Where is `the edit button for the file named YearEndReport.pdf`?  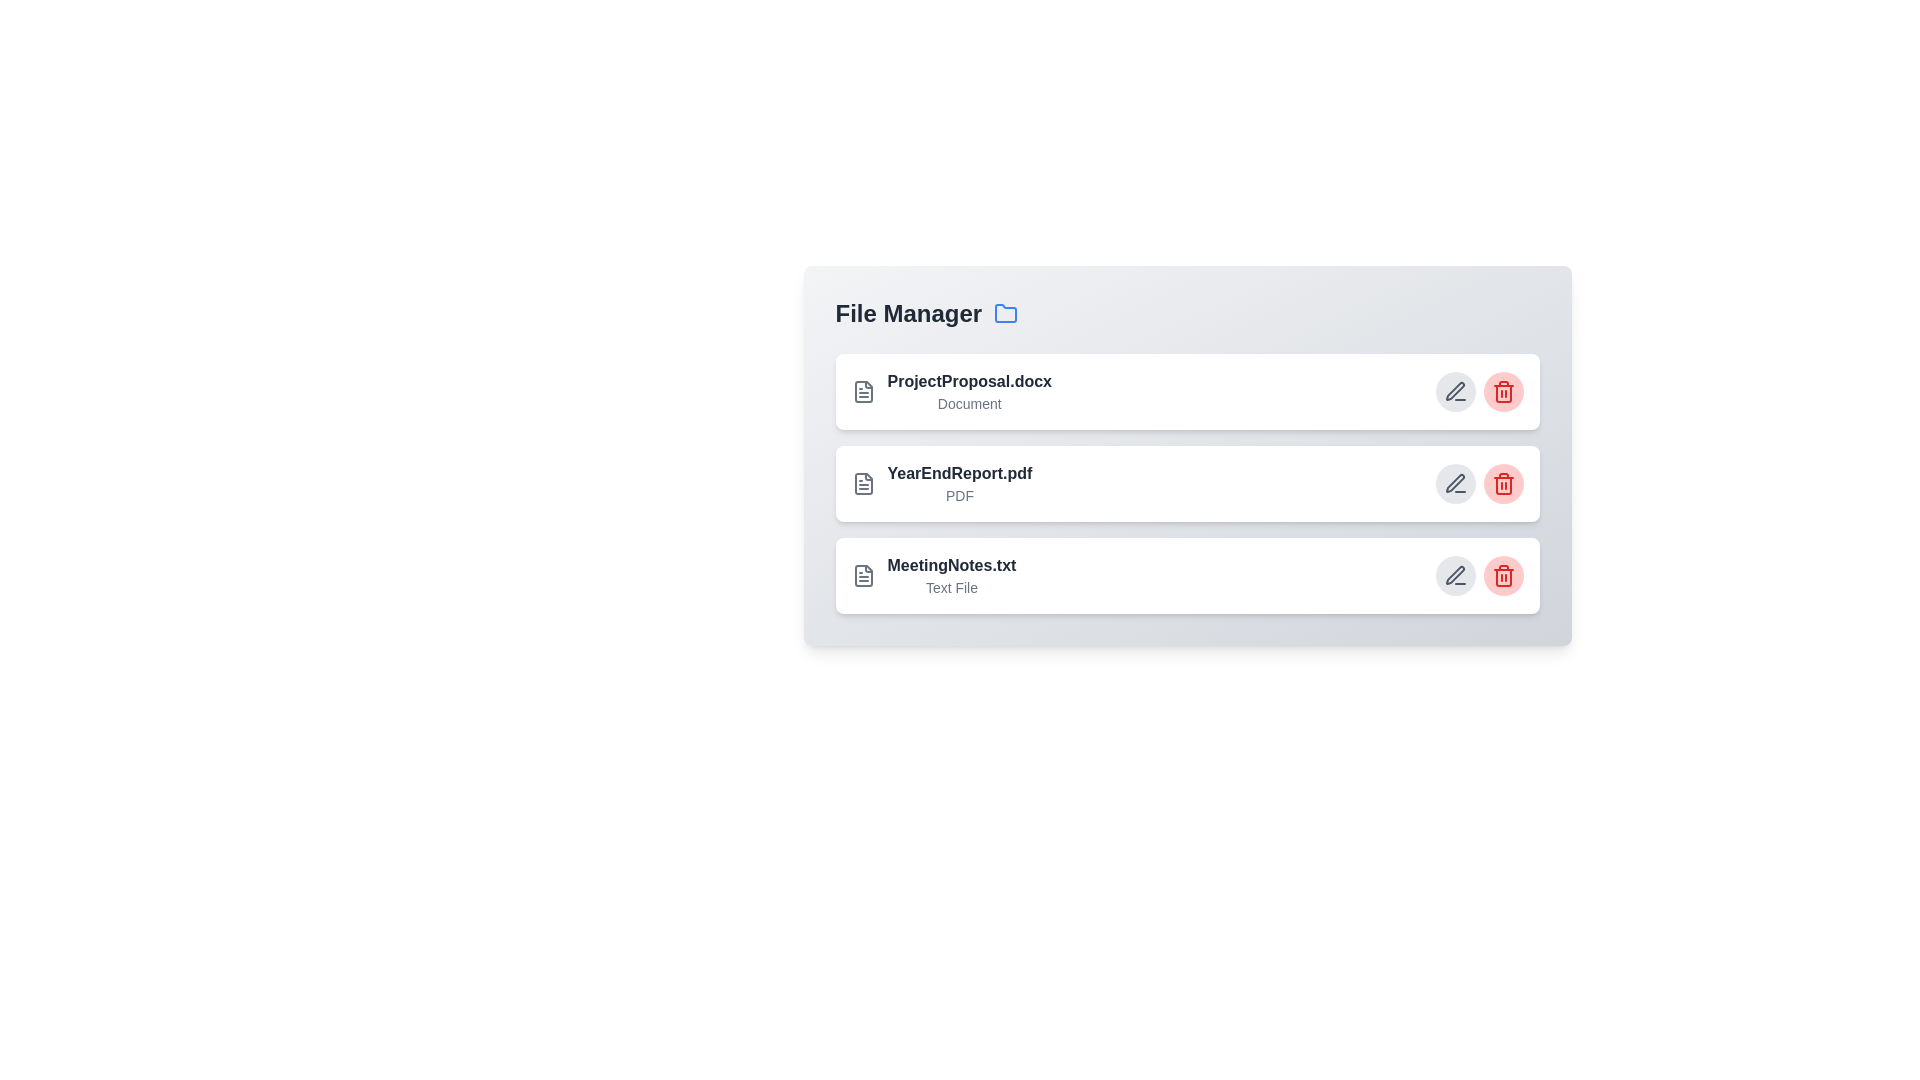
the edit button for the file named YearEndReport.pdf is located at coordinates (1455, 483).